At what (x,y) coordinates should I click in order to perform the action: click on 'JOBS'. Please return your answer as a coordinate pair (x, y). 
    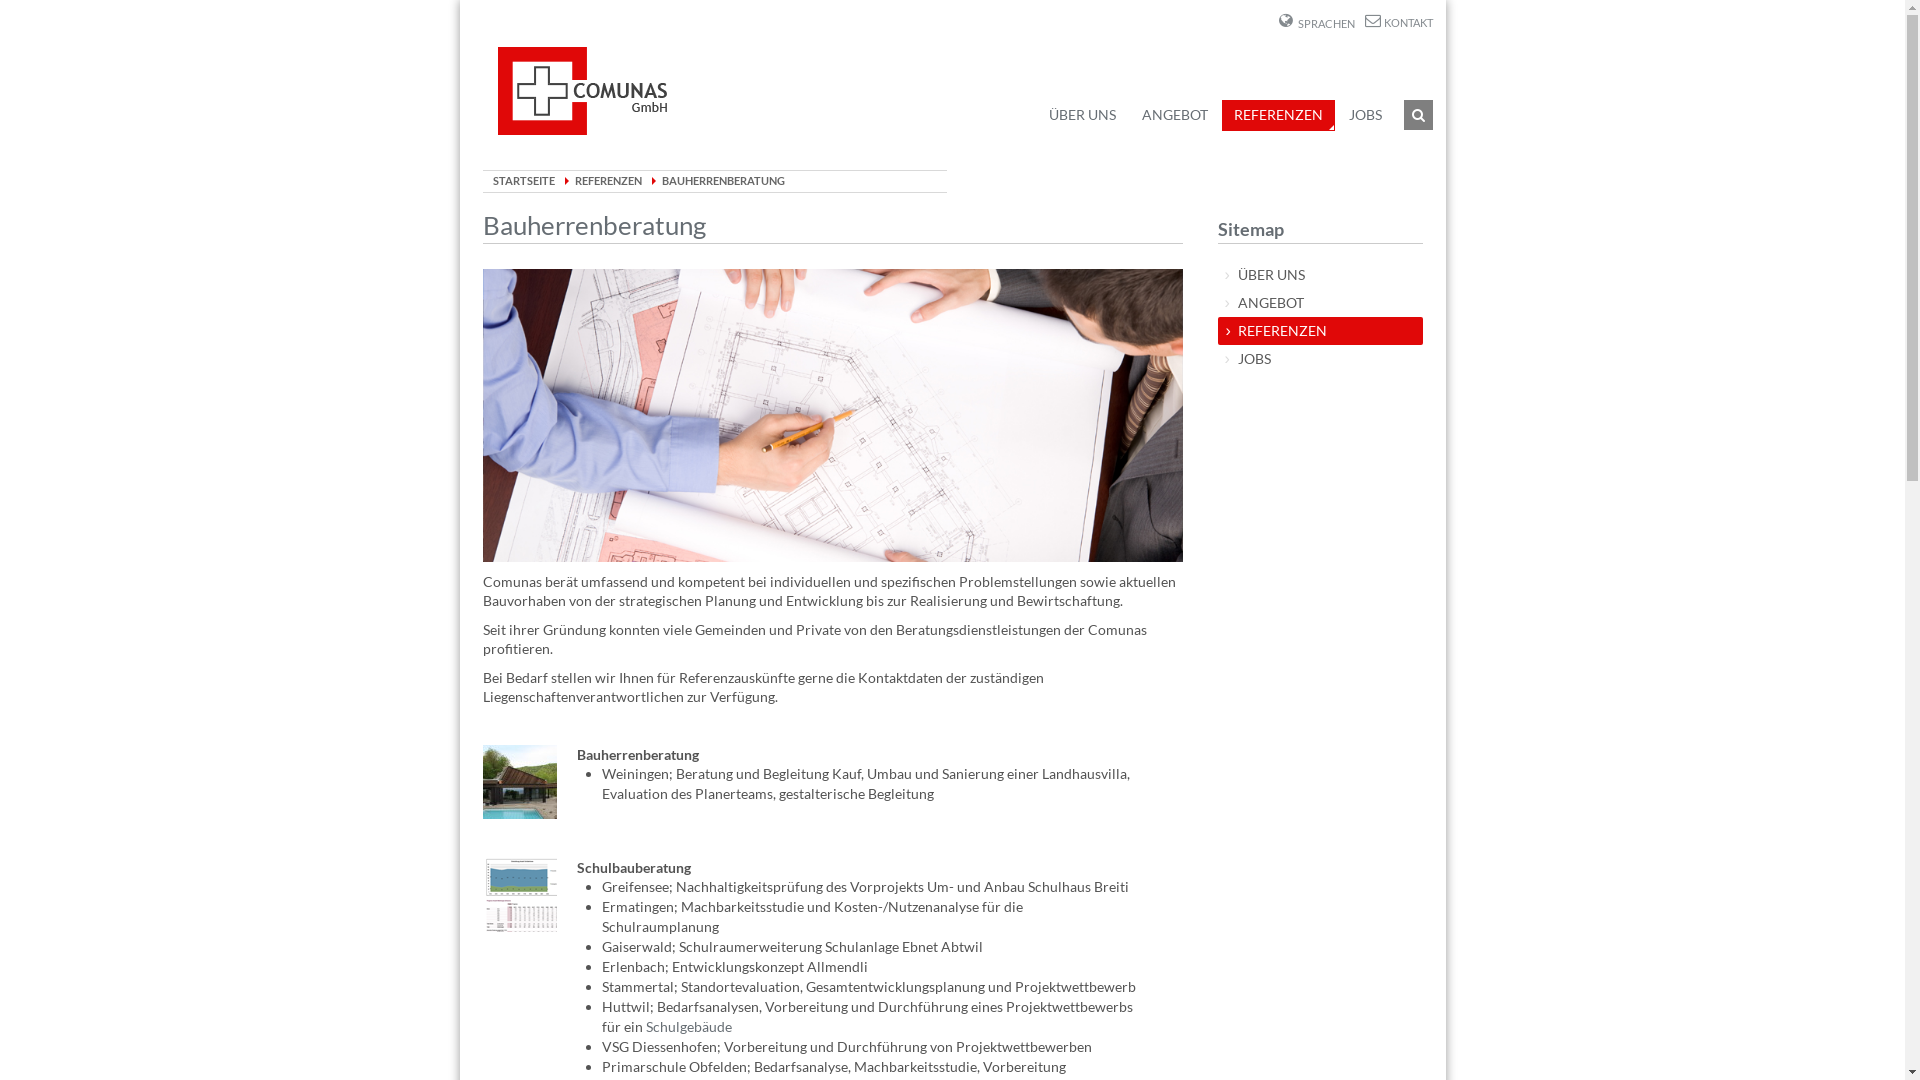
    Looking at the image, I should click on (1320, 357).